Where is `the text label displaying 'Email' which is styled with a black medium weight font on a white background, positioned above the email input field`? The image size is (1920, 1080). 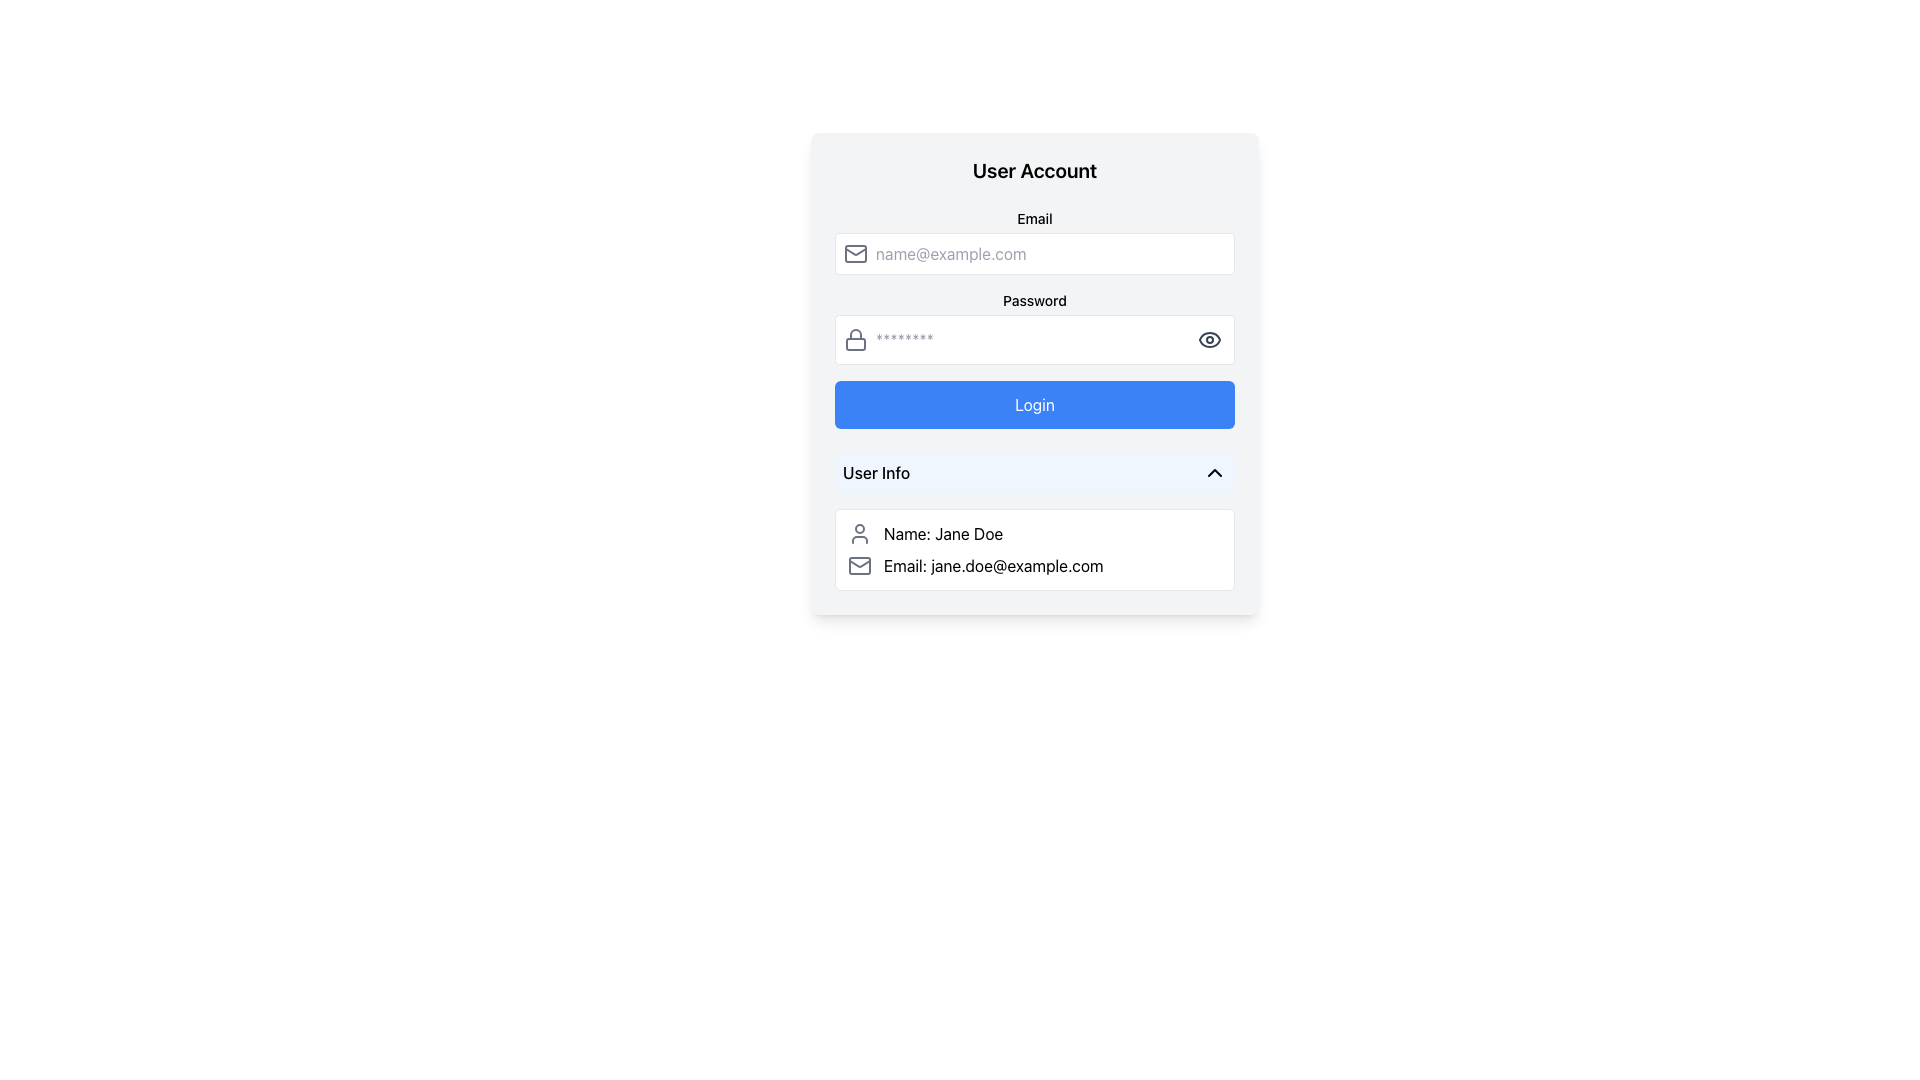 the text label displaying 'Email' which is styled with a black medium weight font on a white background, positioned above the email input field is located at coordinates (1035, 219).